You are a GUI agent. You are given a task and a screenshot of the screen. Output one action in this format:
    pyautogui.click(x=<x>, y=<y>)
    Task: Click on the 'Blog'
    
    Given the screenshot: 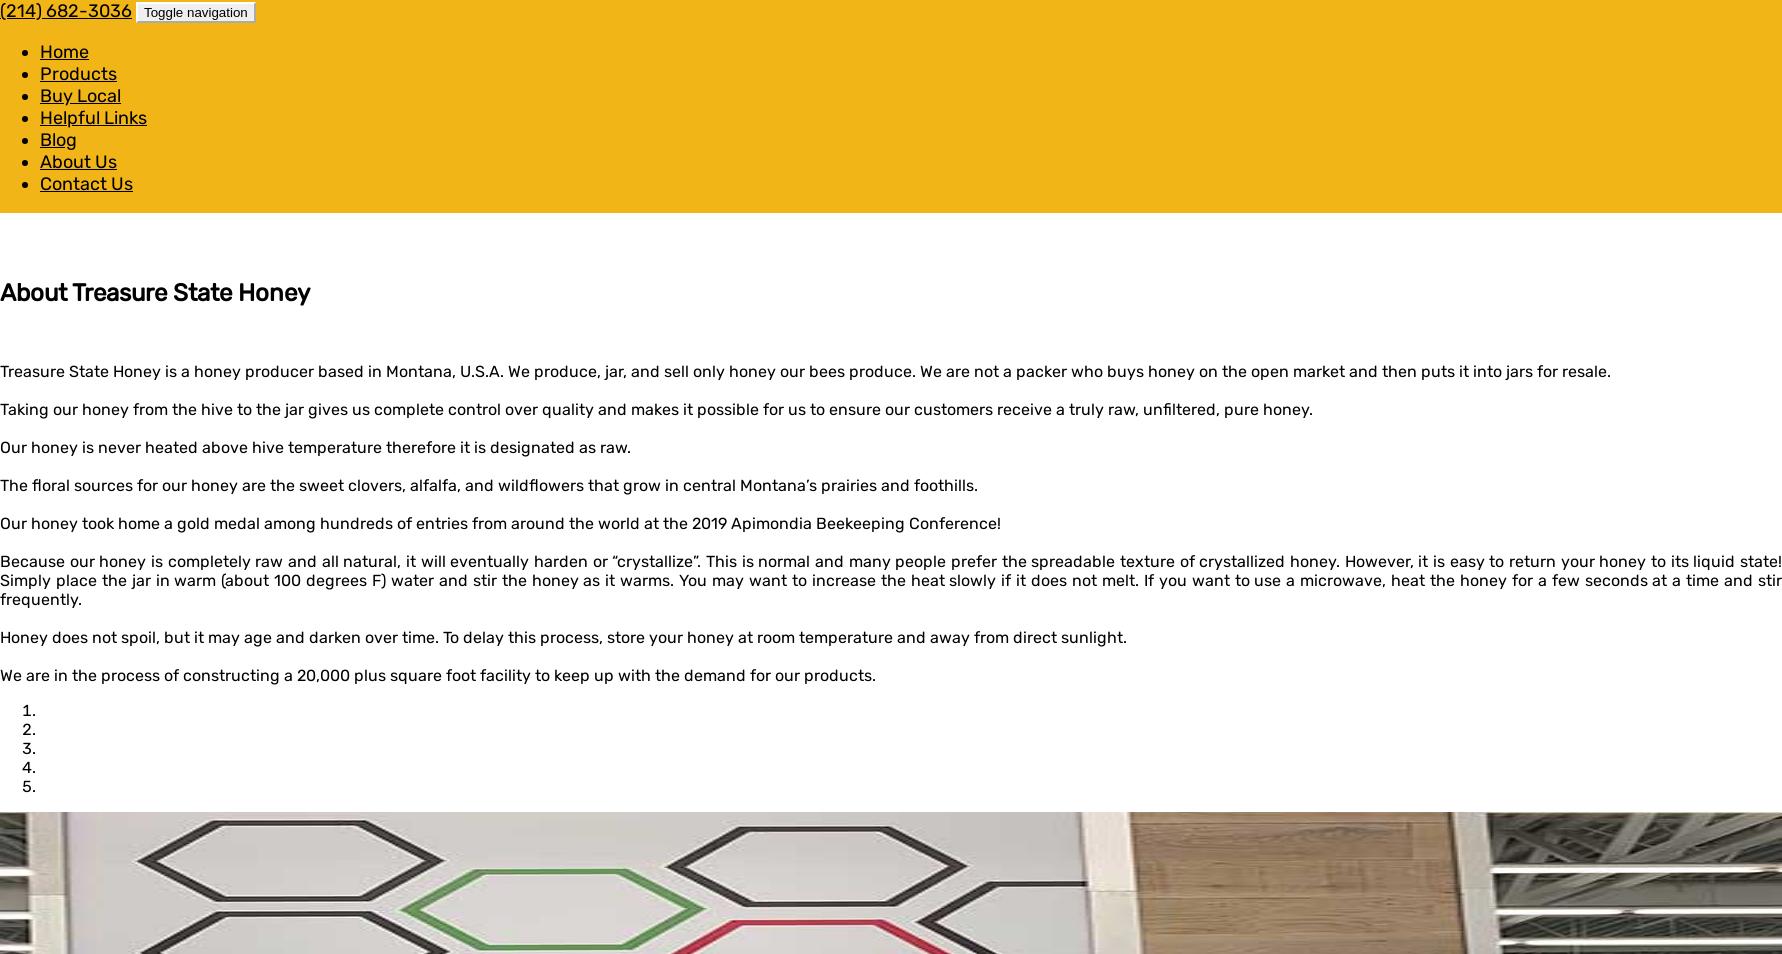 What is the action you would take?
    pyautogui.click(x=39, y=139)
    